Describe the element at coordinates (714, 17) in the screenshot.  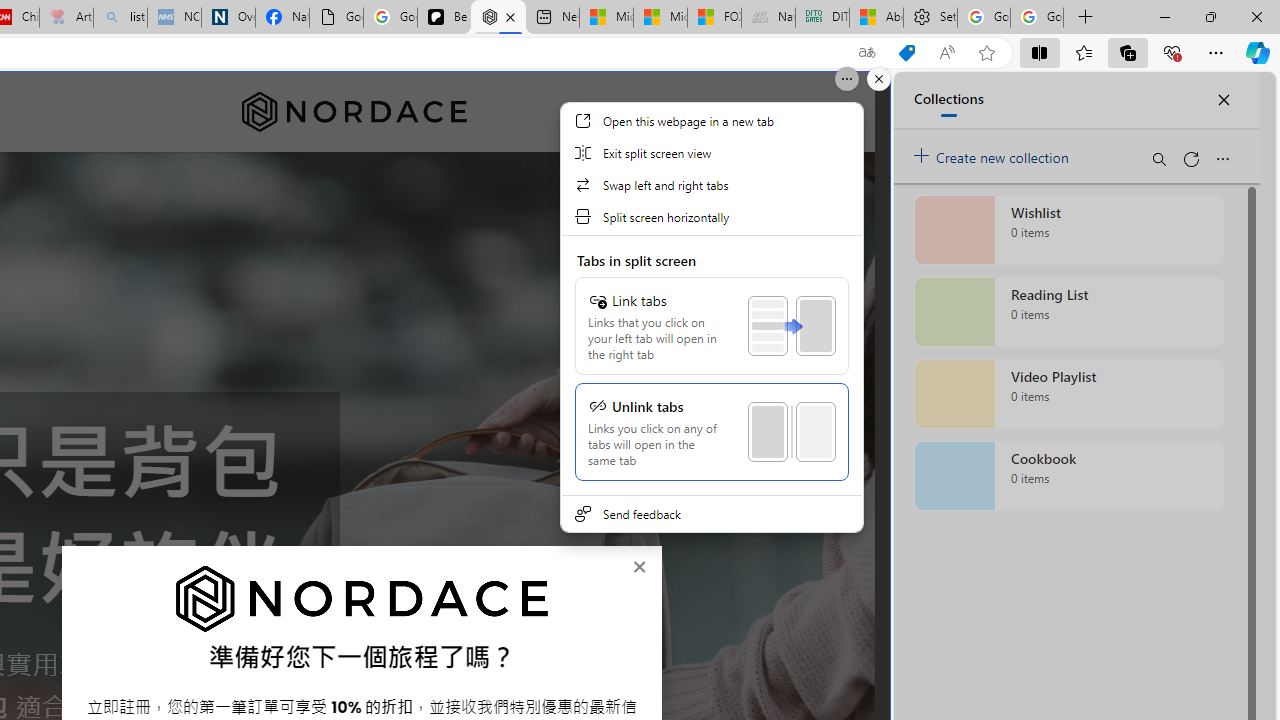
I see `'FOX News - MSN'` at that location.